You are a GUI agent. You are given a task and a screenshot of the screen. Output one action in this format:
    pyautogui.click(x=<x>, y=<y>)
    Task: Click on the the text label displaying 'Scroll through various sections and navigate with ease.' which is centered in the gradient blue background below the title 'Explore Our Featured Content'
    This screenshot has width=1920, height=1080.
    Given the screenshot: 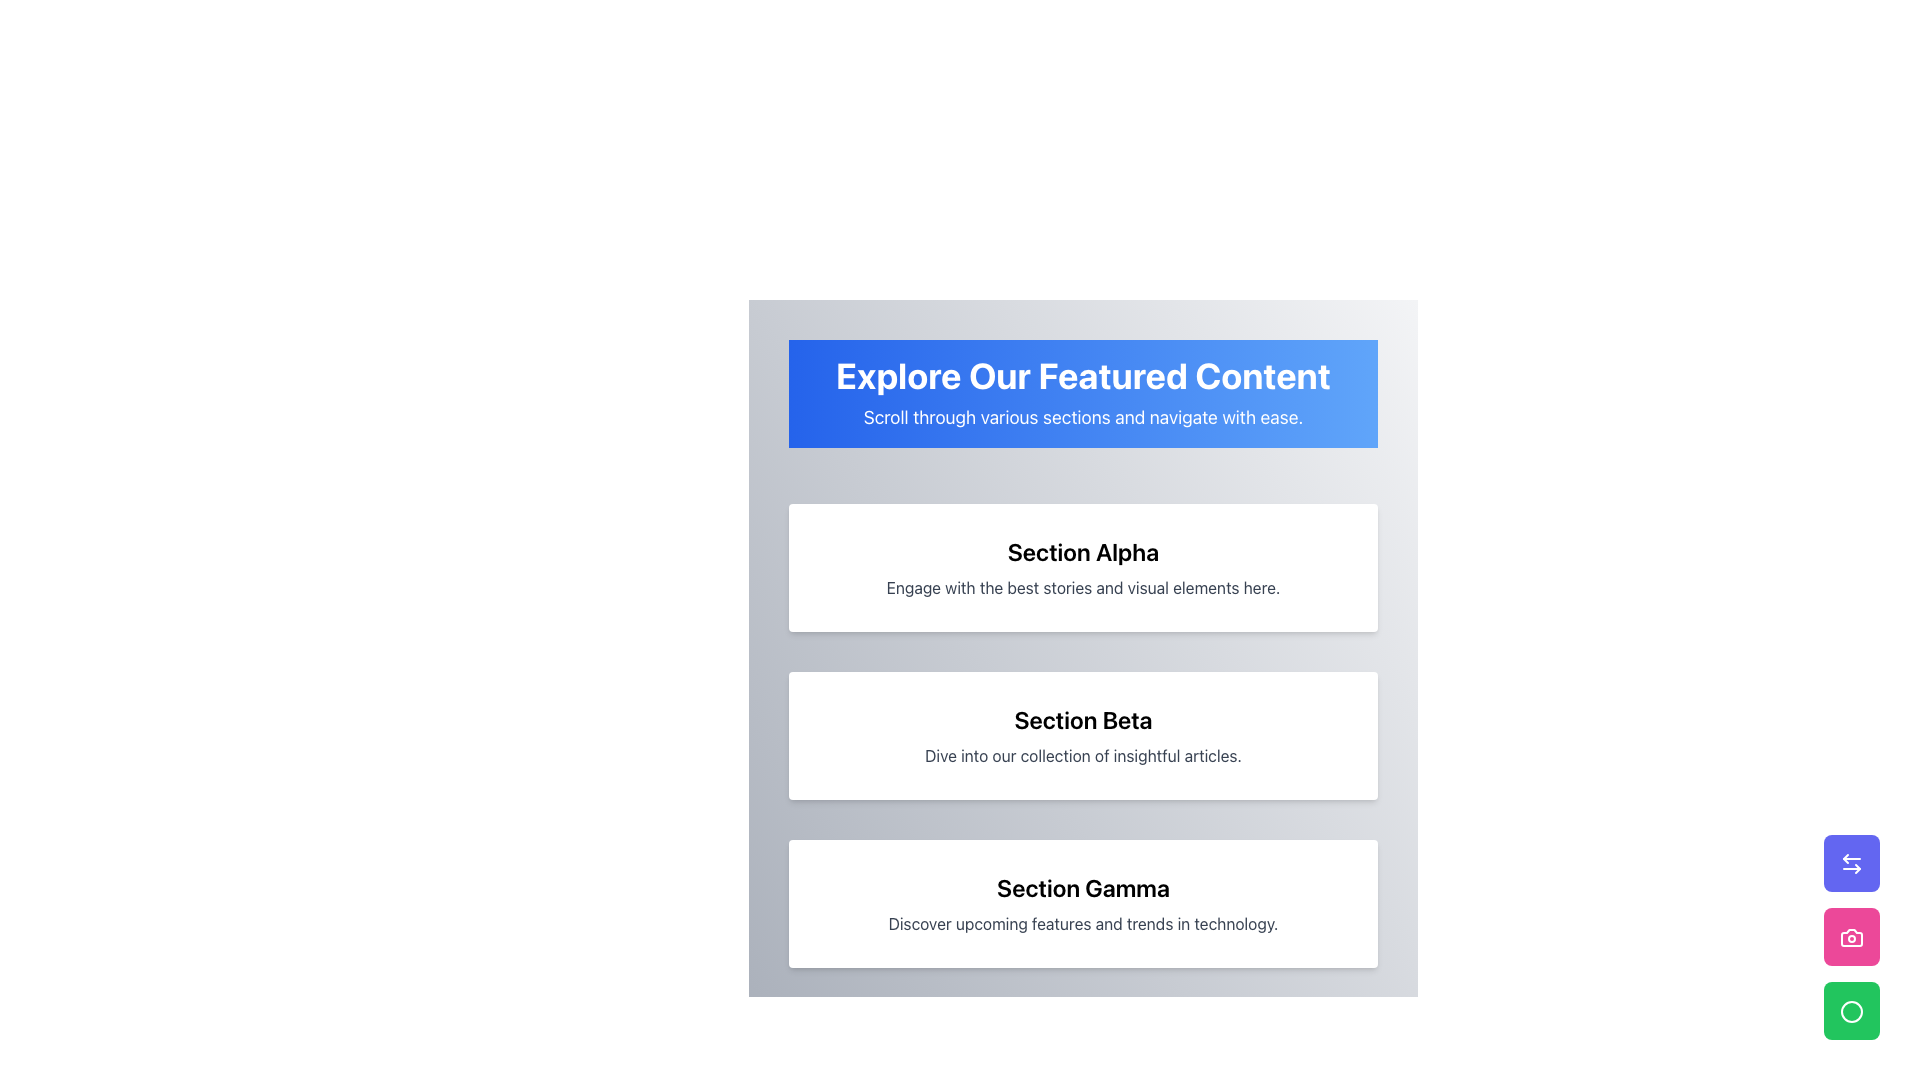 What is the action you would take?
    pyautogui.click(x=1082, y=416)
    